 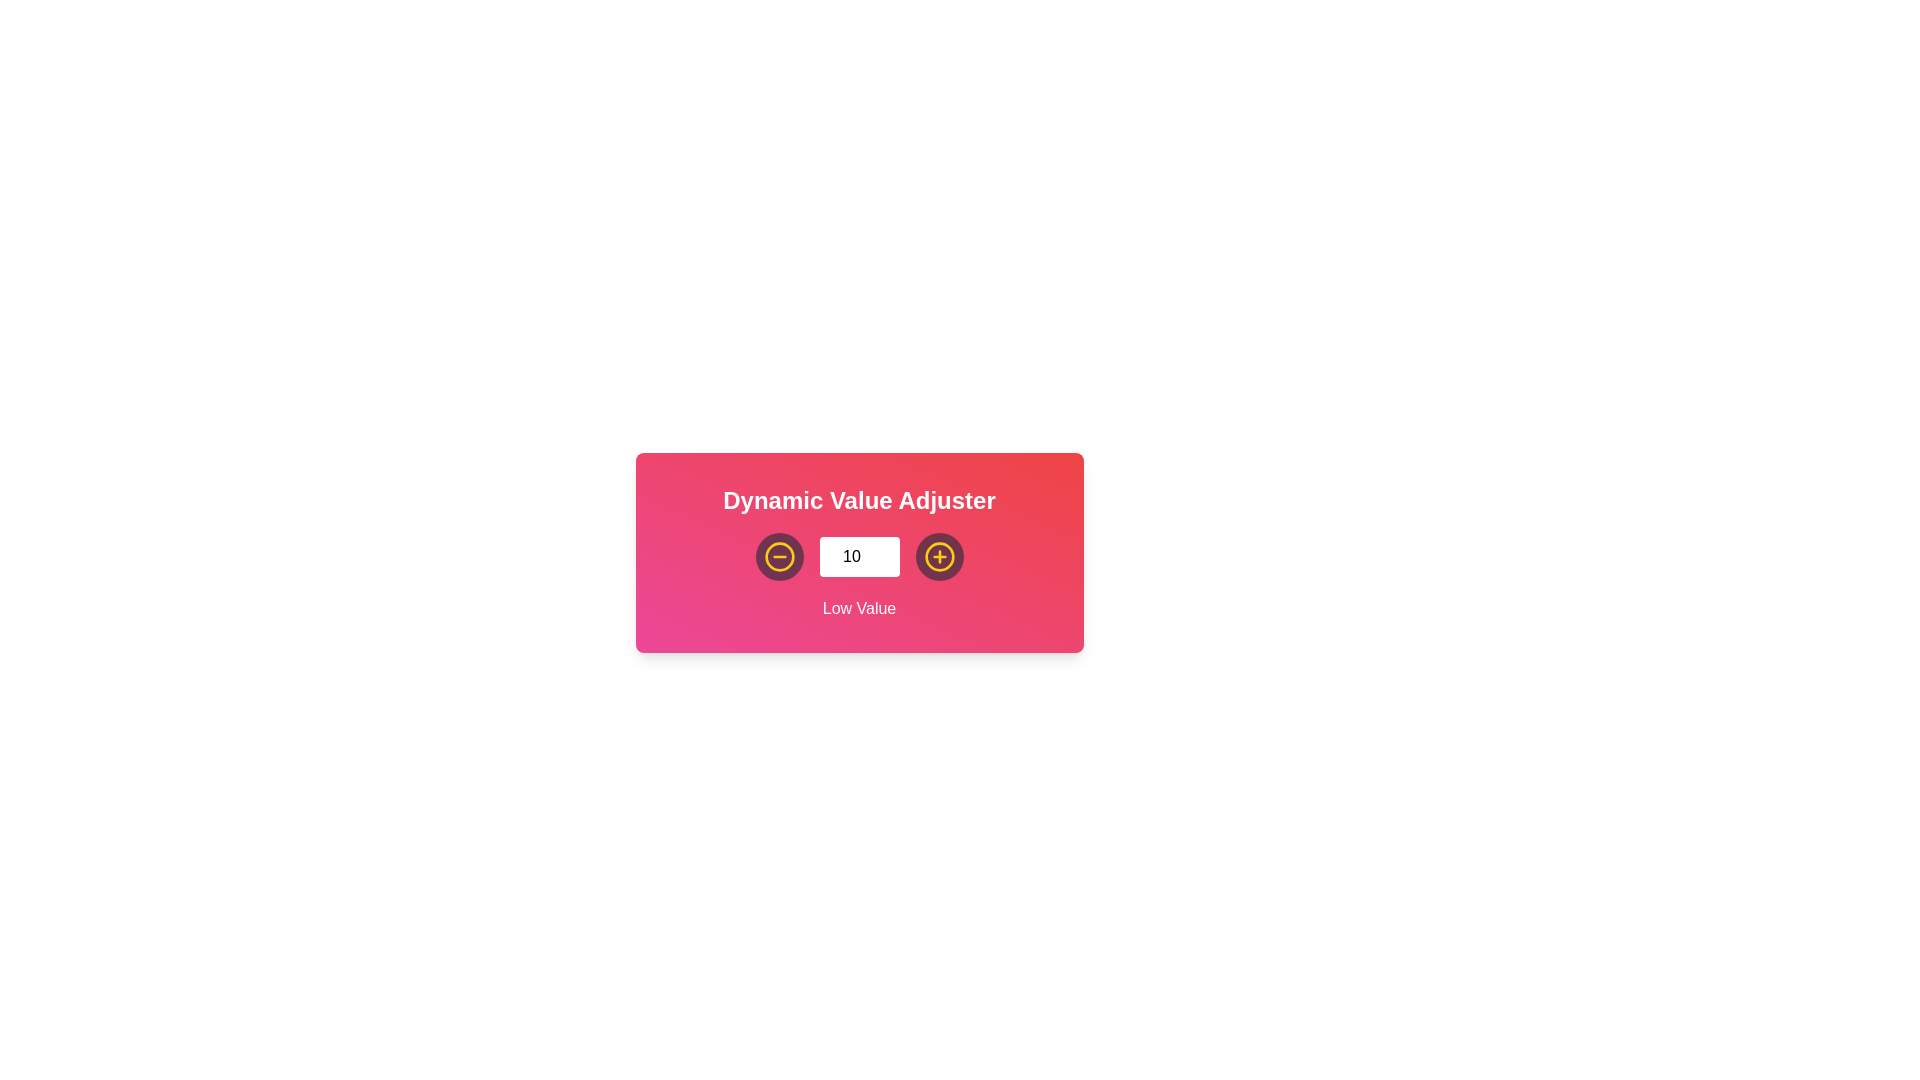 I want to click on text content of the static text label that provides a descriptor indicating the current state, positioned at the bottom center of the card below the number input box, so click(x=859, y=608).